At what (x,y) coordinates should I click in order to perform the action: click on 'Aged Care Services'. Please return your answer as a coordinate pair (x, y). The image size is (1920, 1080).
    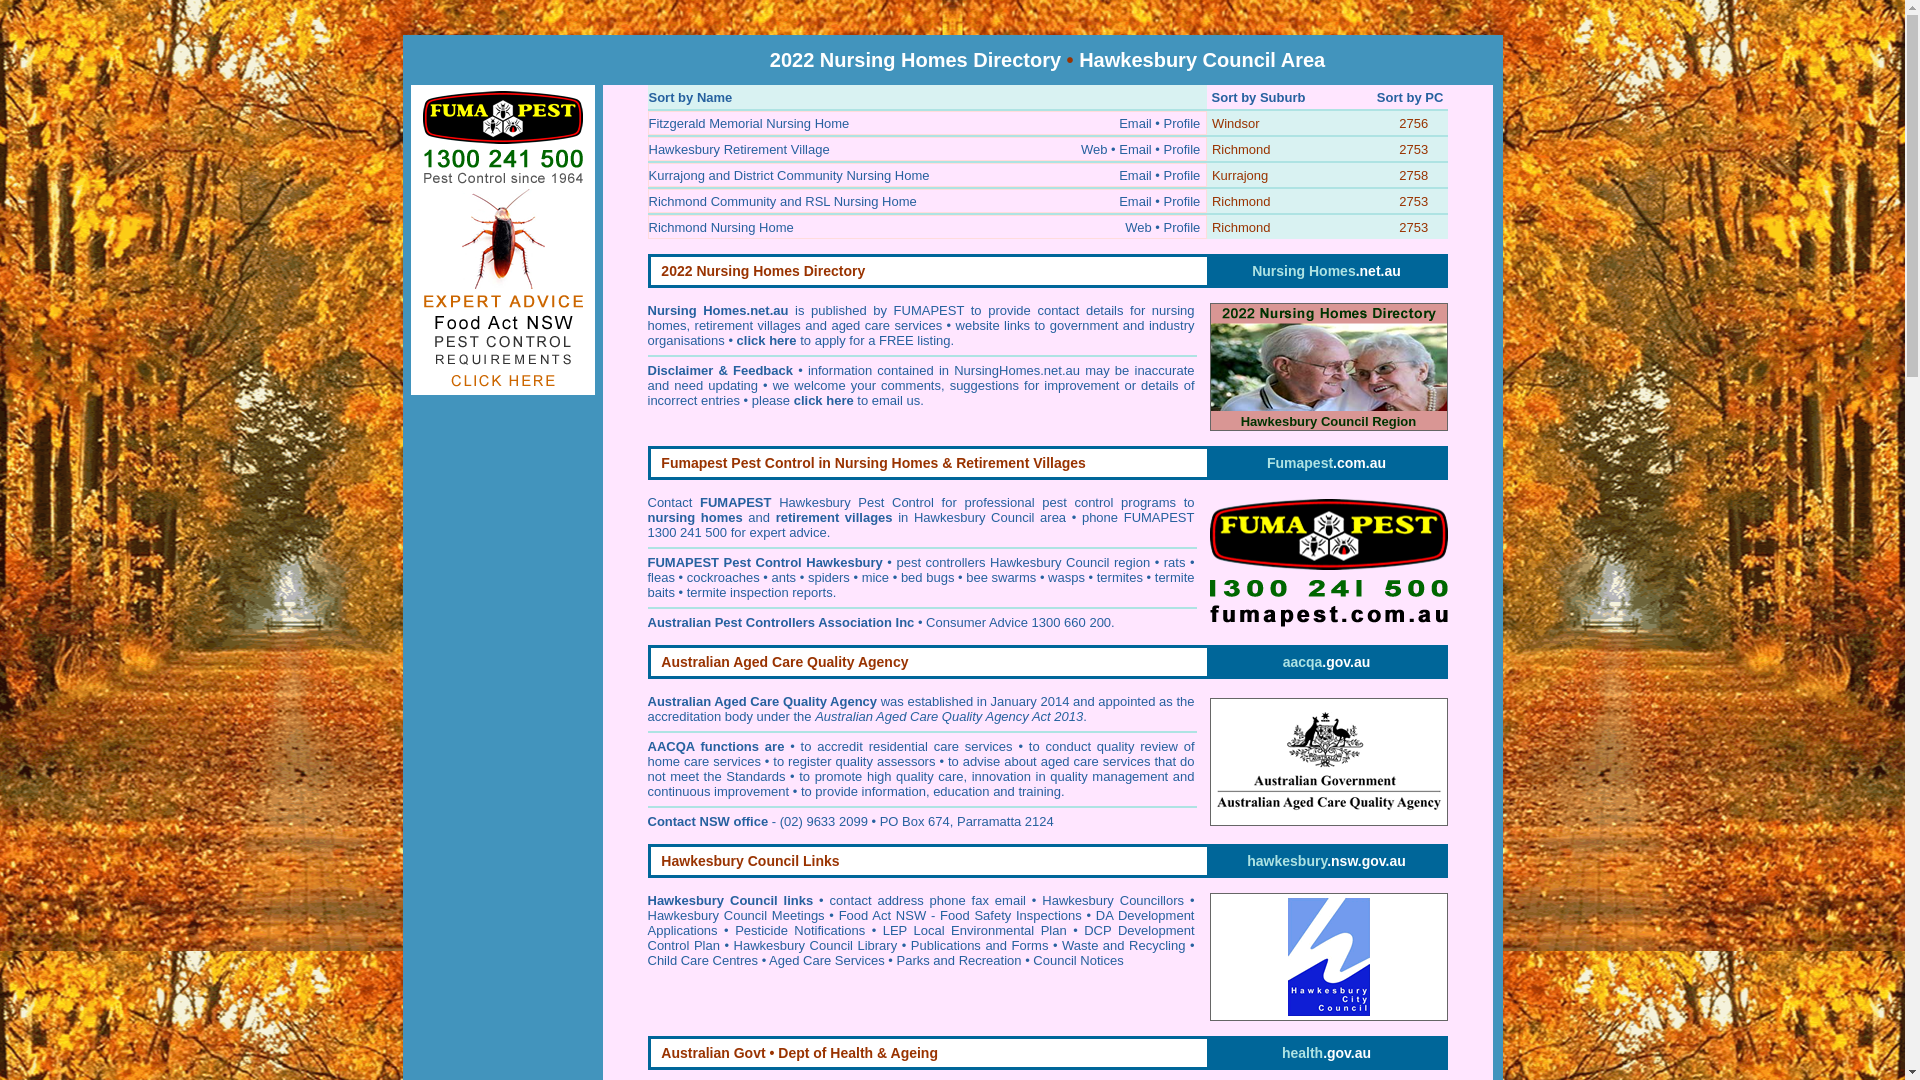
    Looking at the image, I should click on (826, 959).